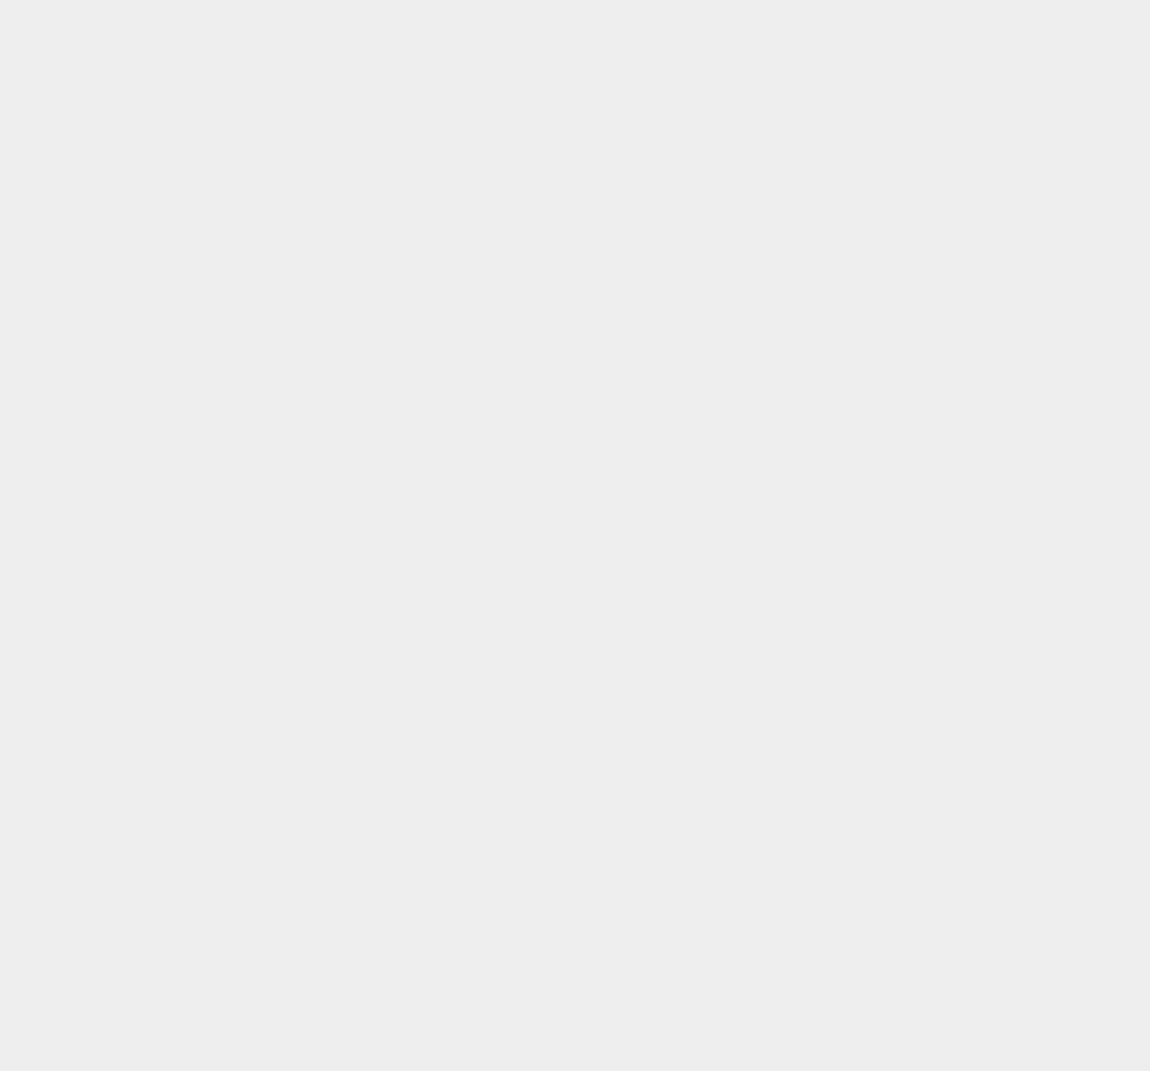 The height and width of the screenshot is (1071, 1150). What do you see at coordinates (838, 676) in the screenshot?
I see `'iPhone 5'` at bounding box center [838, 676].